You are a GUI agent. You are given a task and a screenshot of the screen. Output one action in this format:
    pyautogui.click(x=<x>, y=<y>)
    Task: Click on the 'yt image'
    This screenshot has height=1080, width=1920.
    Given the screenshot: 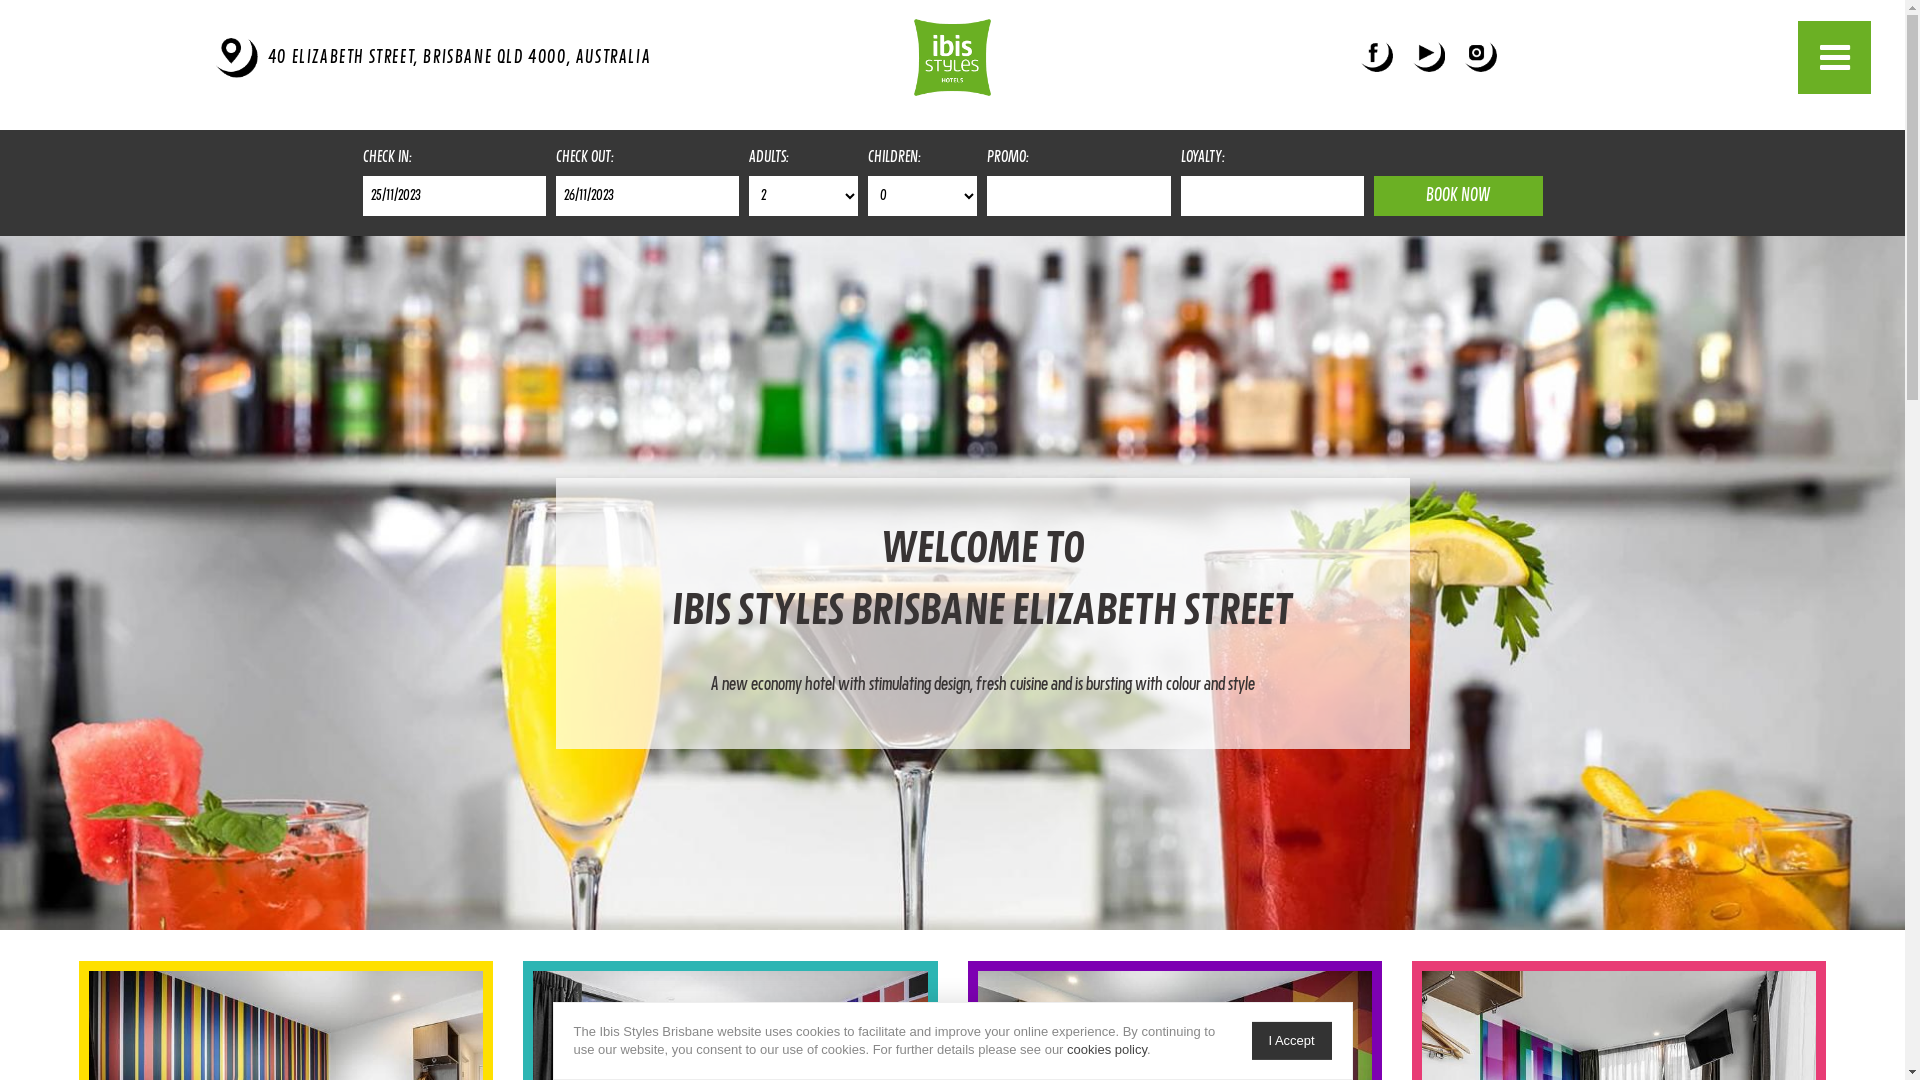 What is the action you would take?
    pyautogui.click(x=1411, y=56)
    